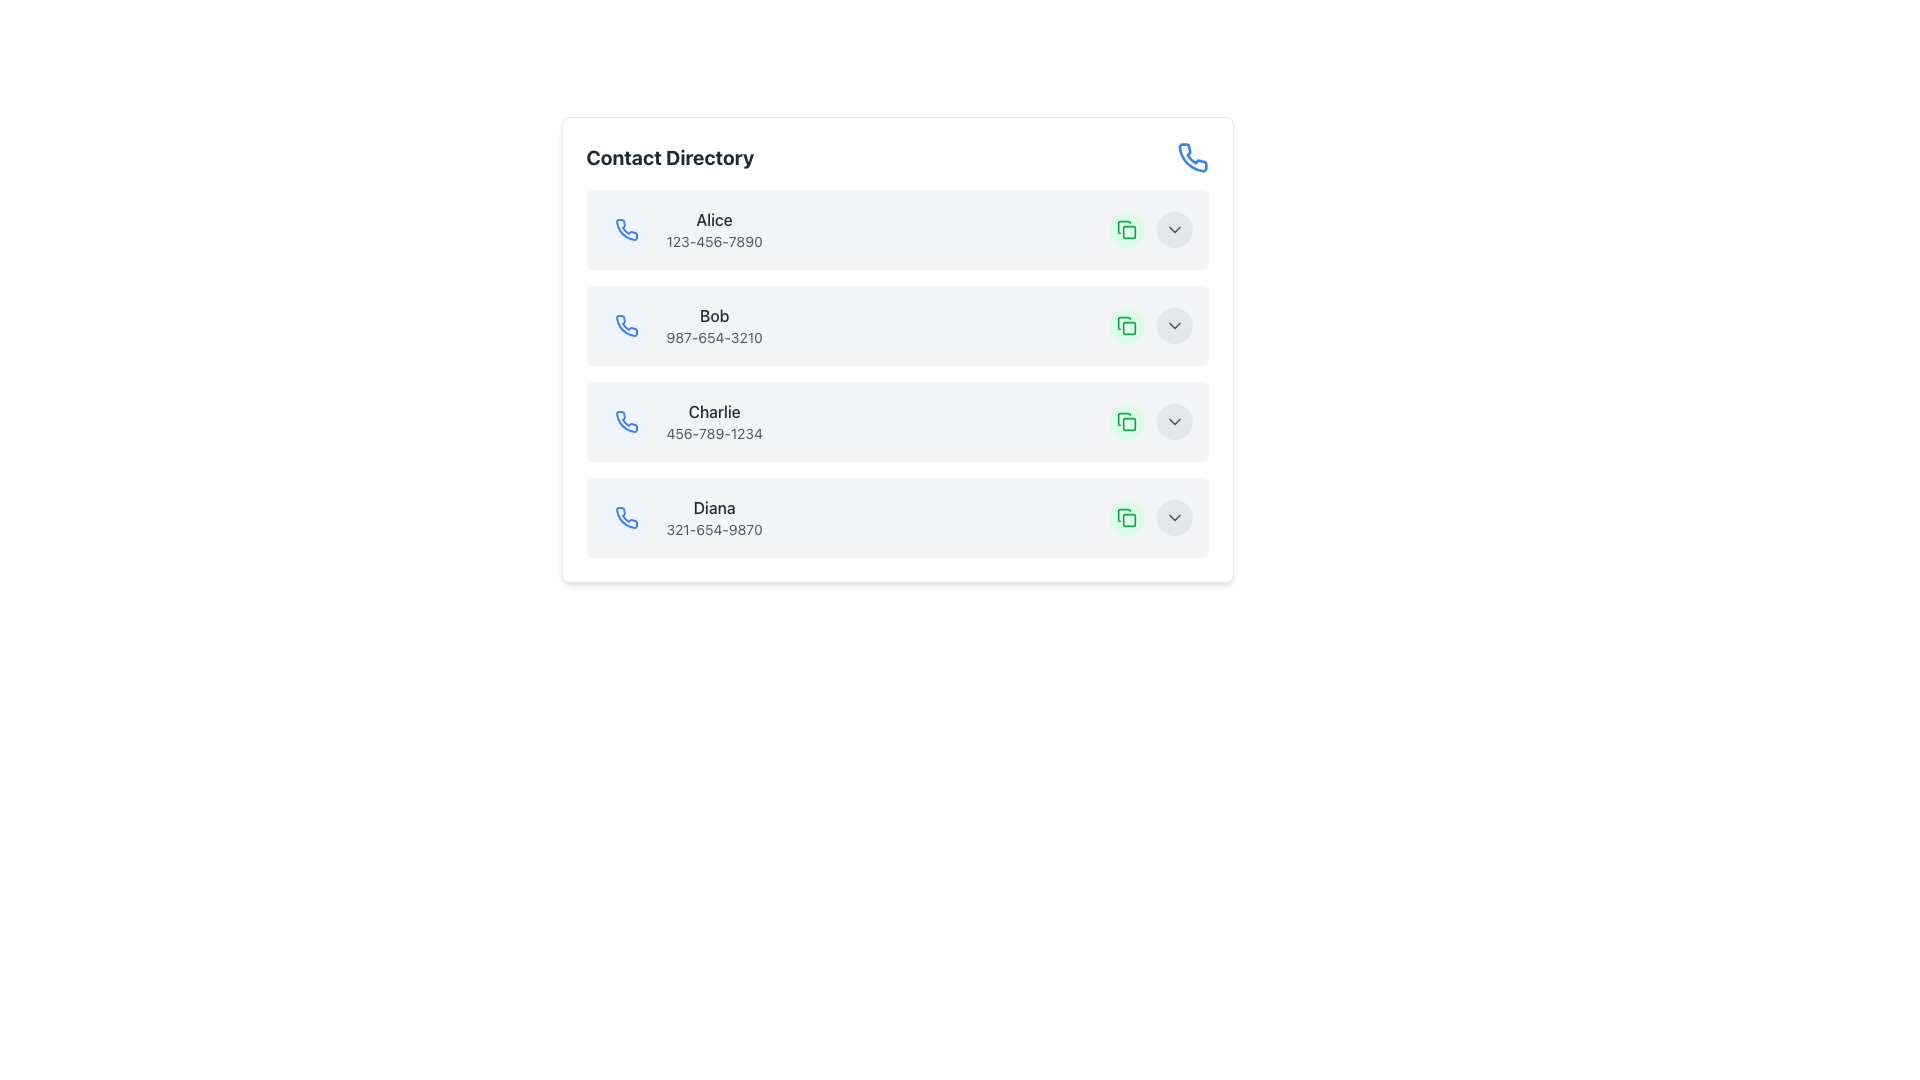  Describe the element at coordinates (1128, 423) in the screenshot. I see `the small square icon with a green border and transparent background, located` at that location.